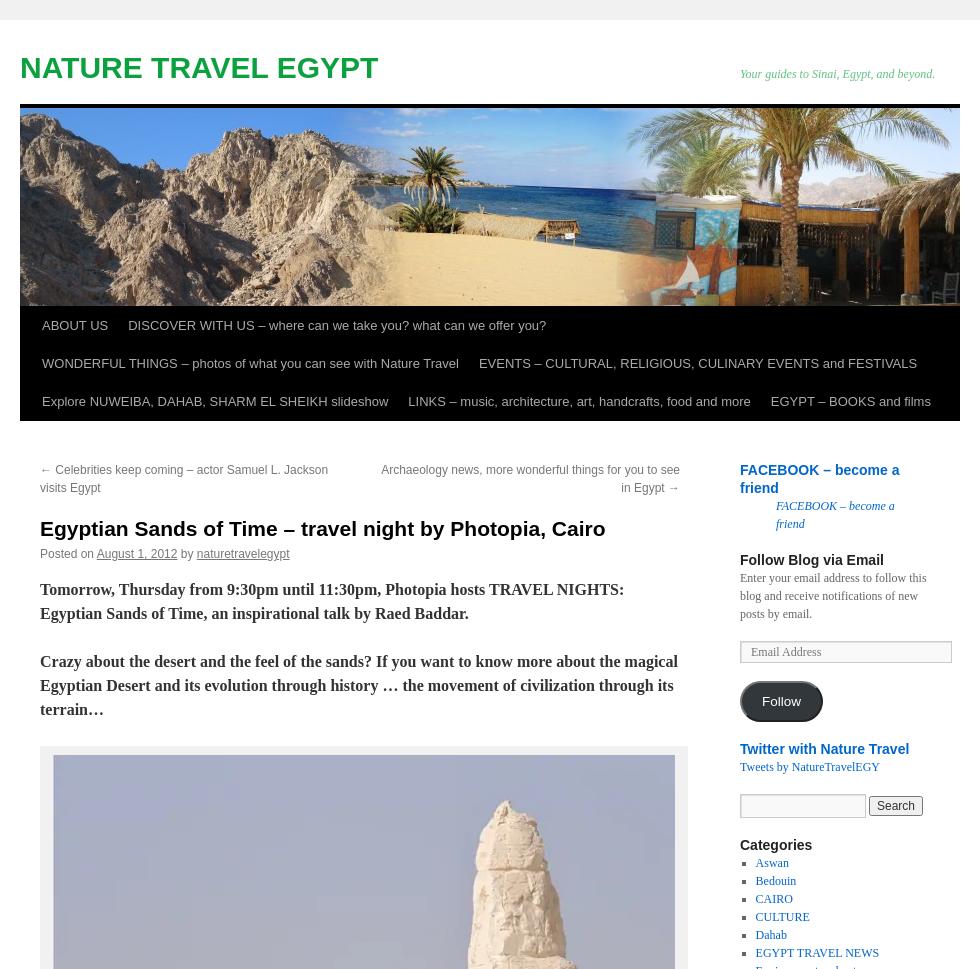 The height and width of the screenshot is (969, 980). What do you see at coordinates (775, 843) in the screenshot?
I see `'Categories'` at bounding box center [775, 843].